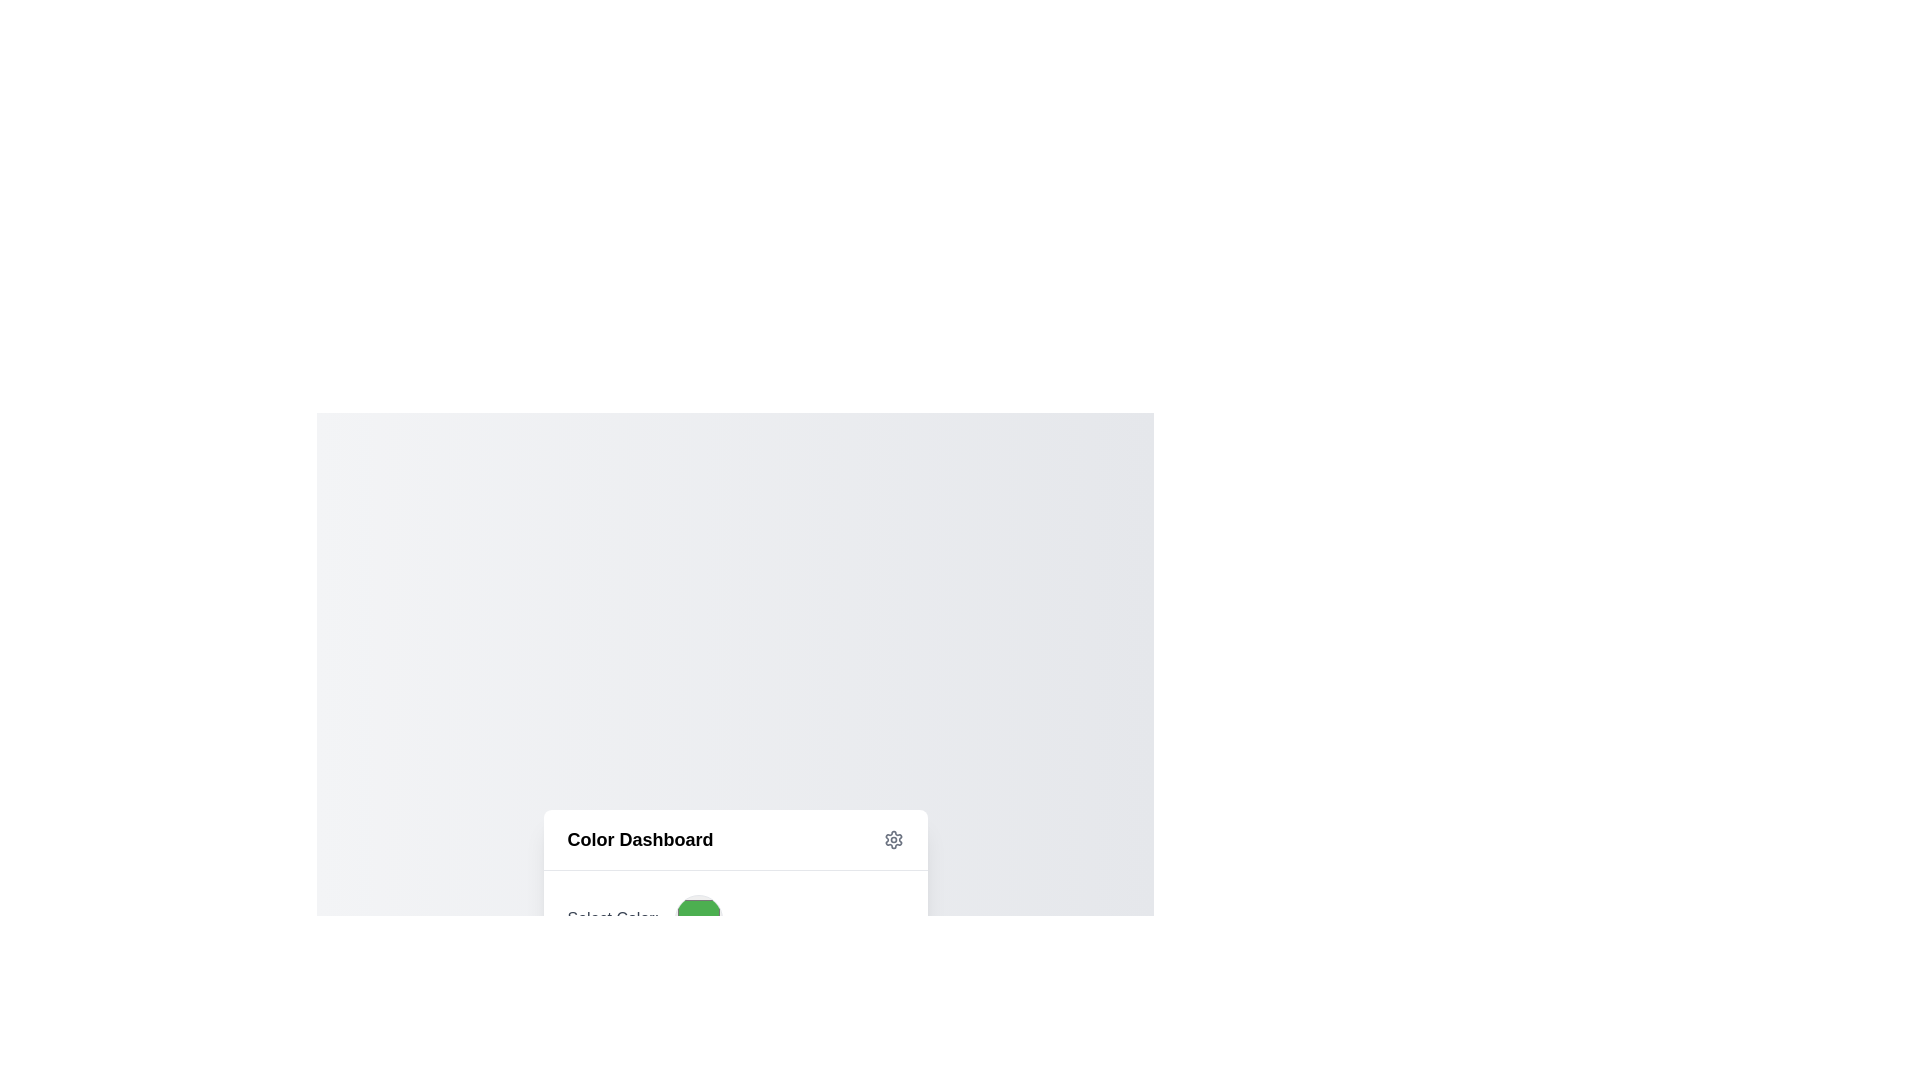 The width and height of the screenshot is (1920, 1080). I want to click on the Static informational box displaying 'Current color: #4CAF50' with a green background, located beneath the 'Select Color:' section, so click(734, 986).